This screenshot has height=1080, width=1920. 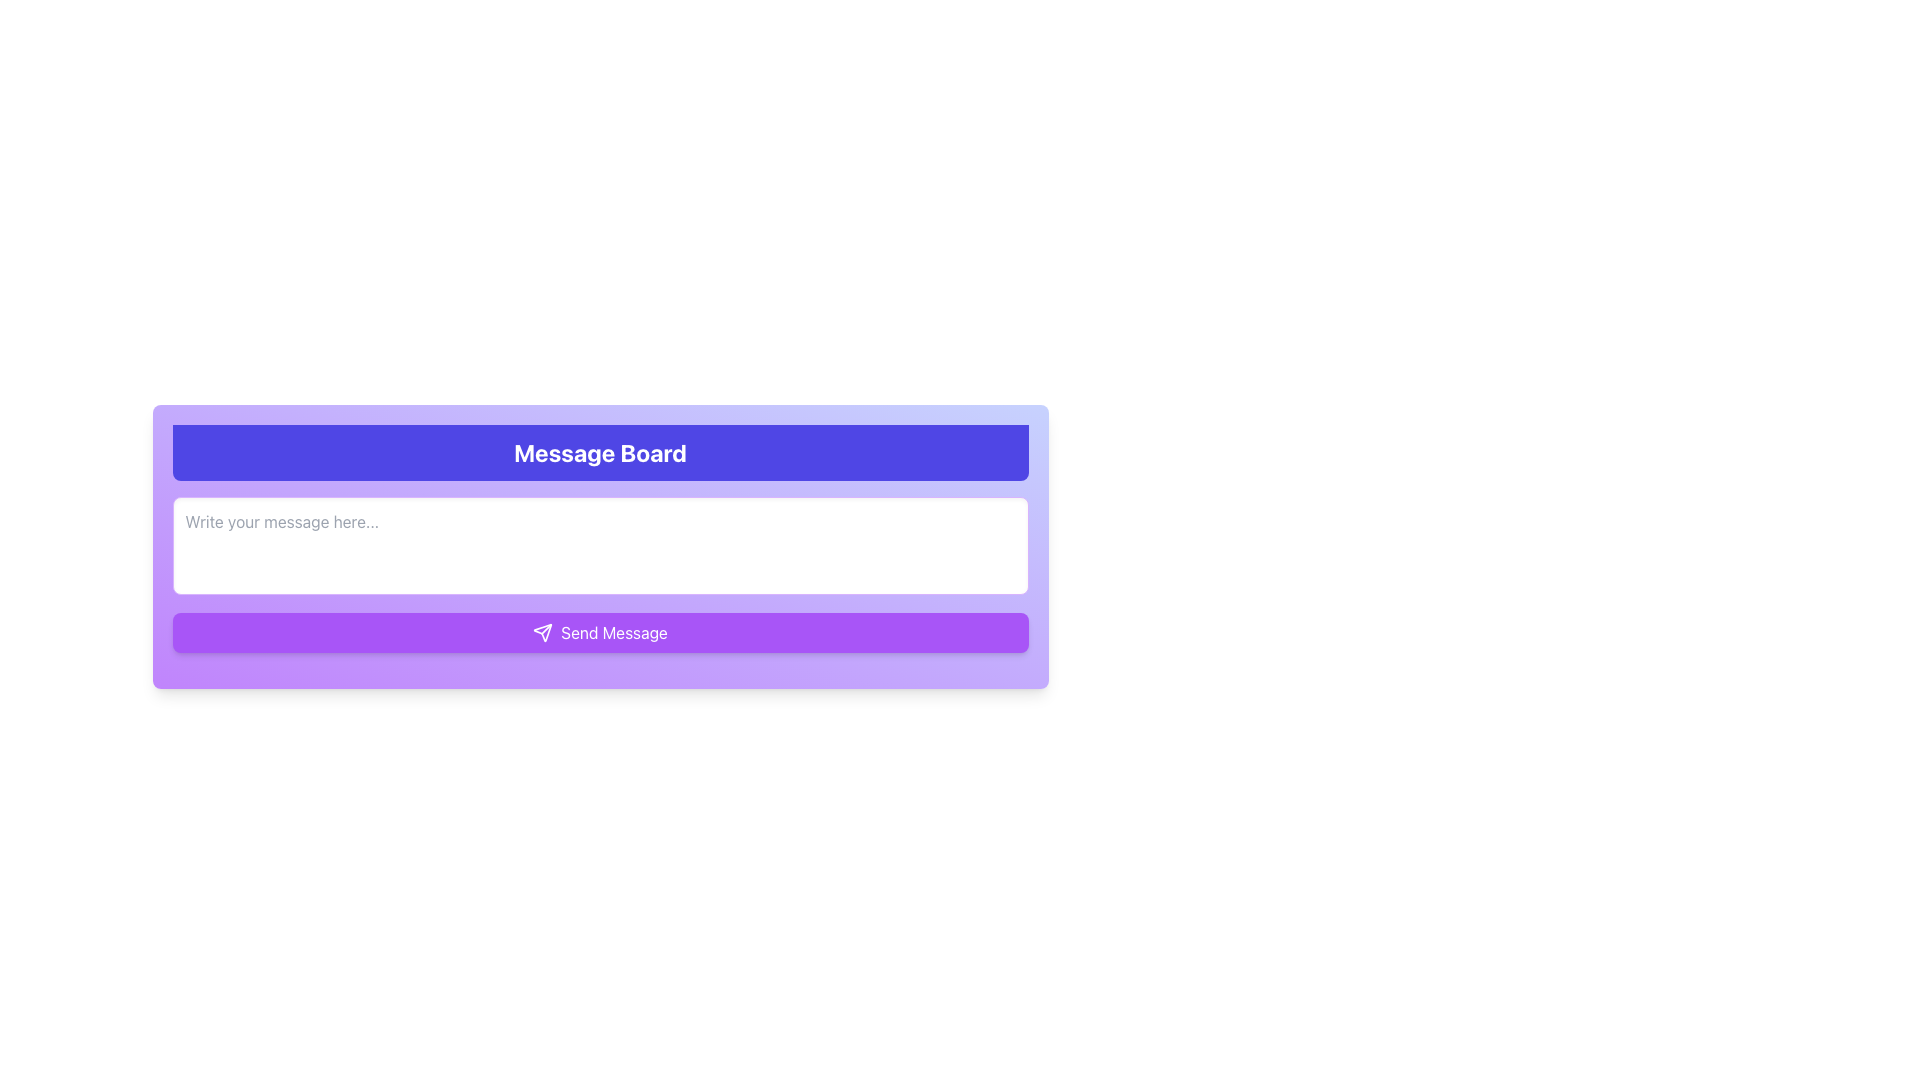 What do you see at coordinates (599, 452) in the screenshot?
I see `the Title Header at the top section of the panel, which indicates the context of the section below` at bounding box center [599, 452].